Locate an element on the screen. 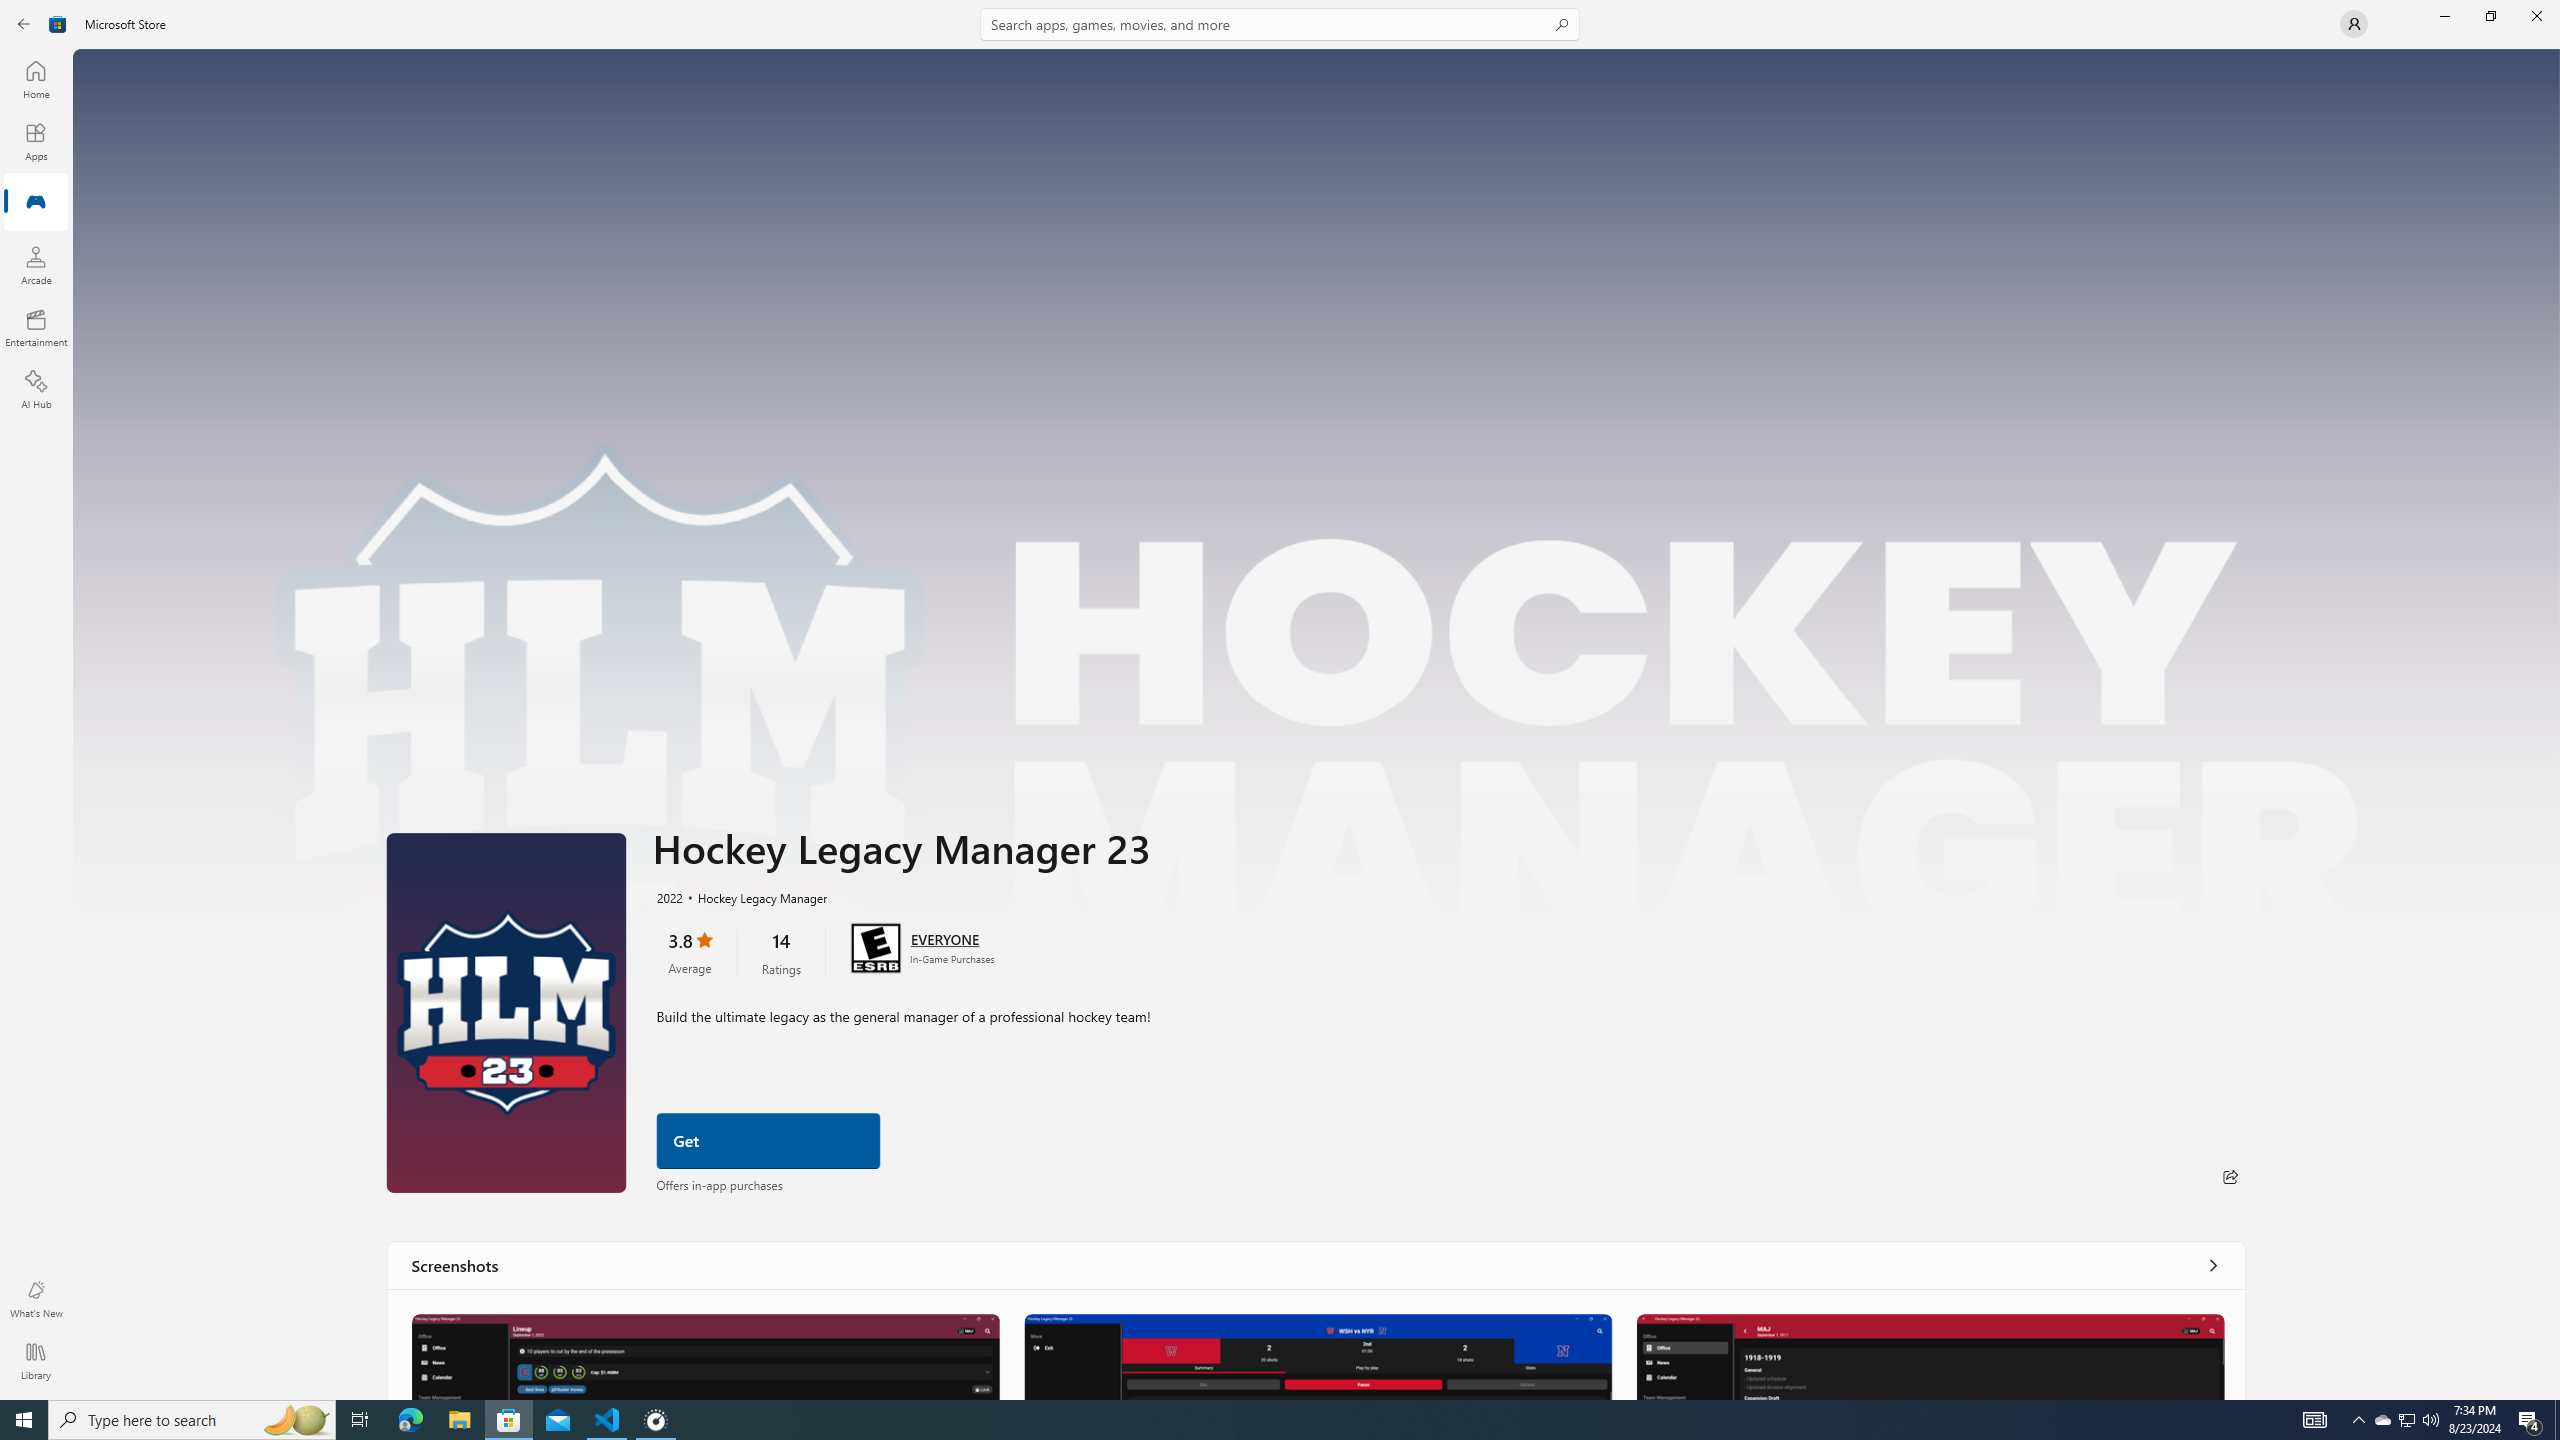 Image resolution: width=2560 pixels, height=1440 pixels. 'AI Hub' is located at coordinates (34, 388).